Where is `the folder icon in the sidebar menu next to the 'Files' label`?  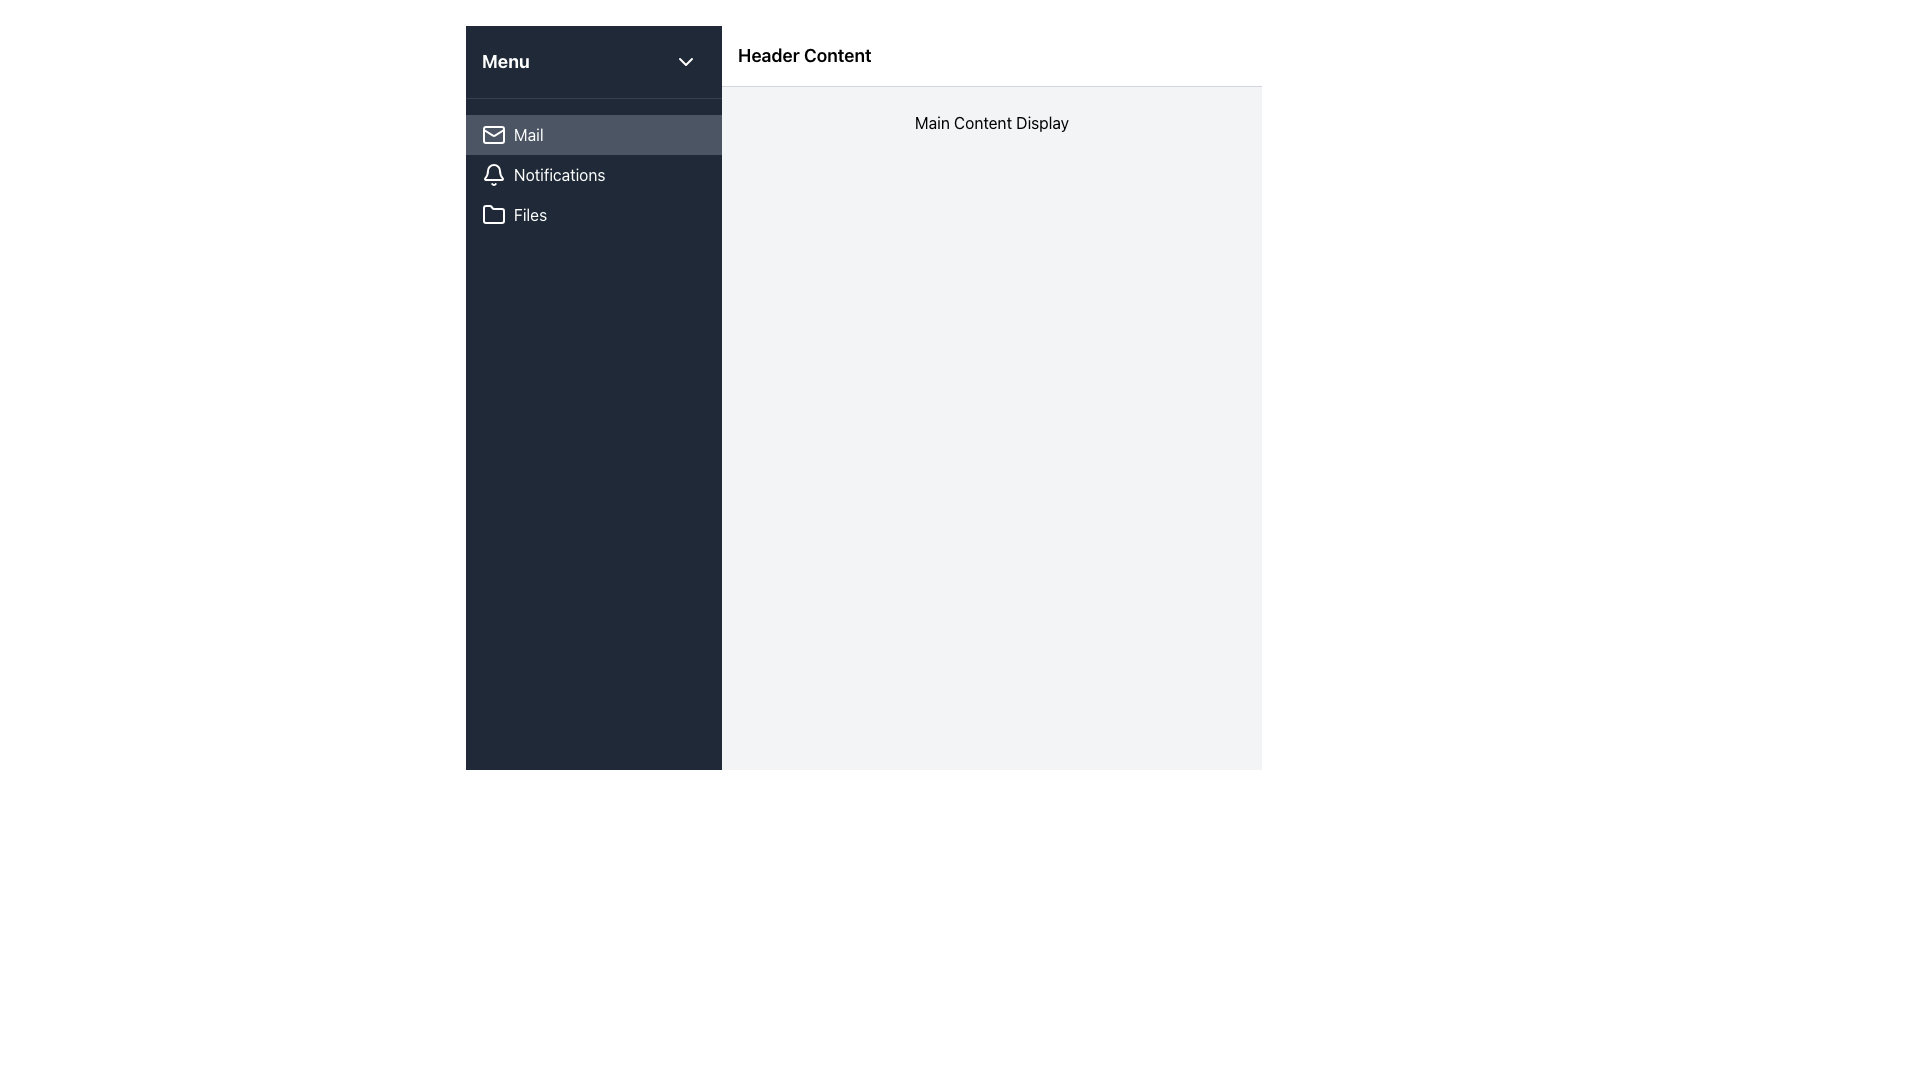 the folder icon in the sidebar menu next to the 'Files' label is located at coordinates (494, 214).